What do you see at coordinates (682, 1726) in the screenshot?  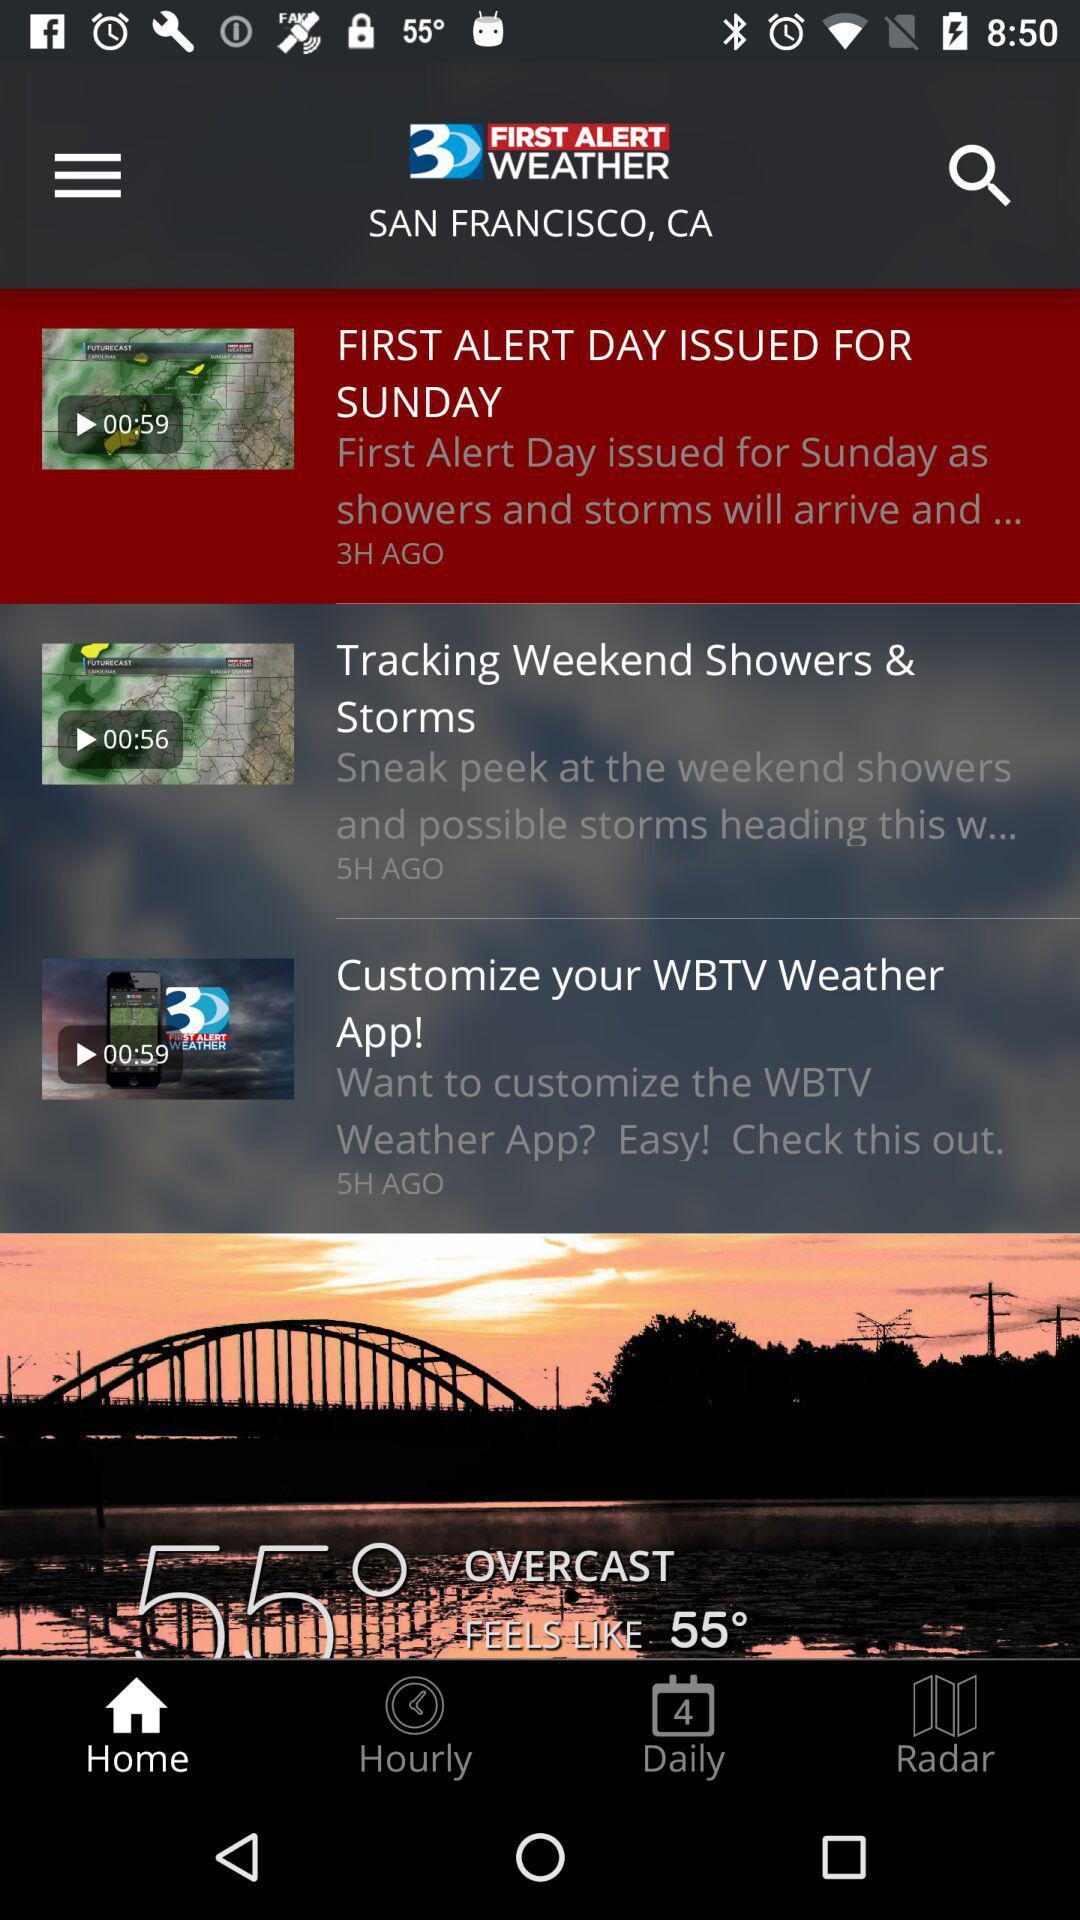 I see `icon to the left of the radar` at bounding box center [682, 1726].